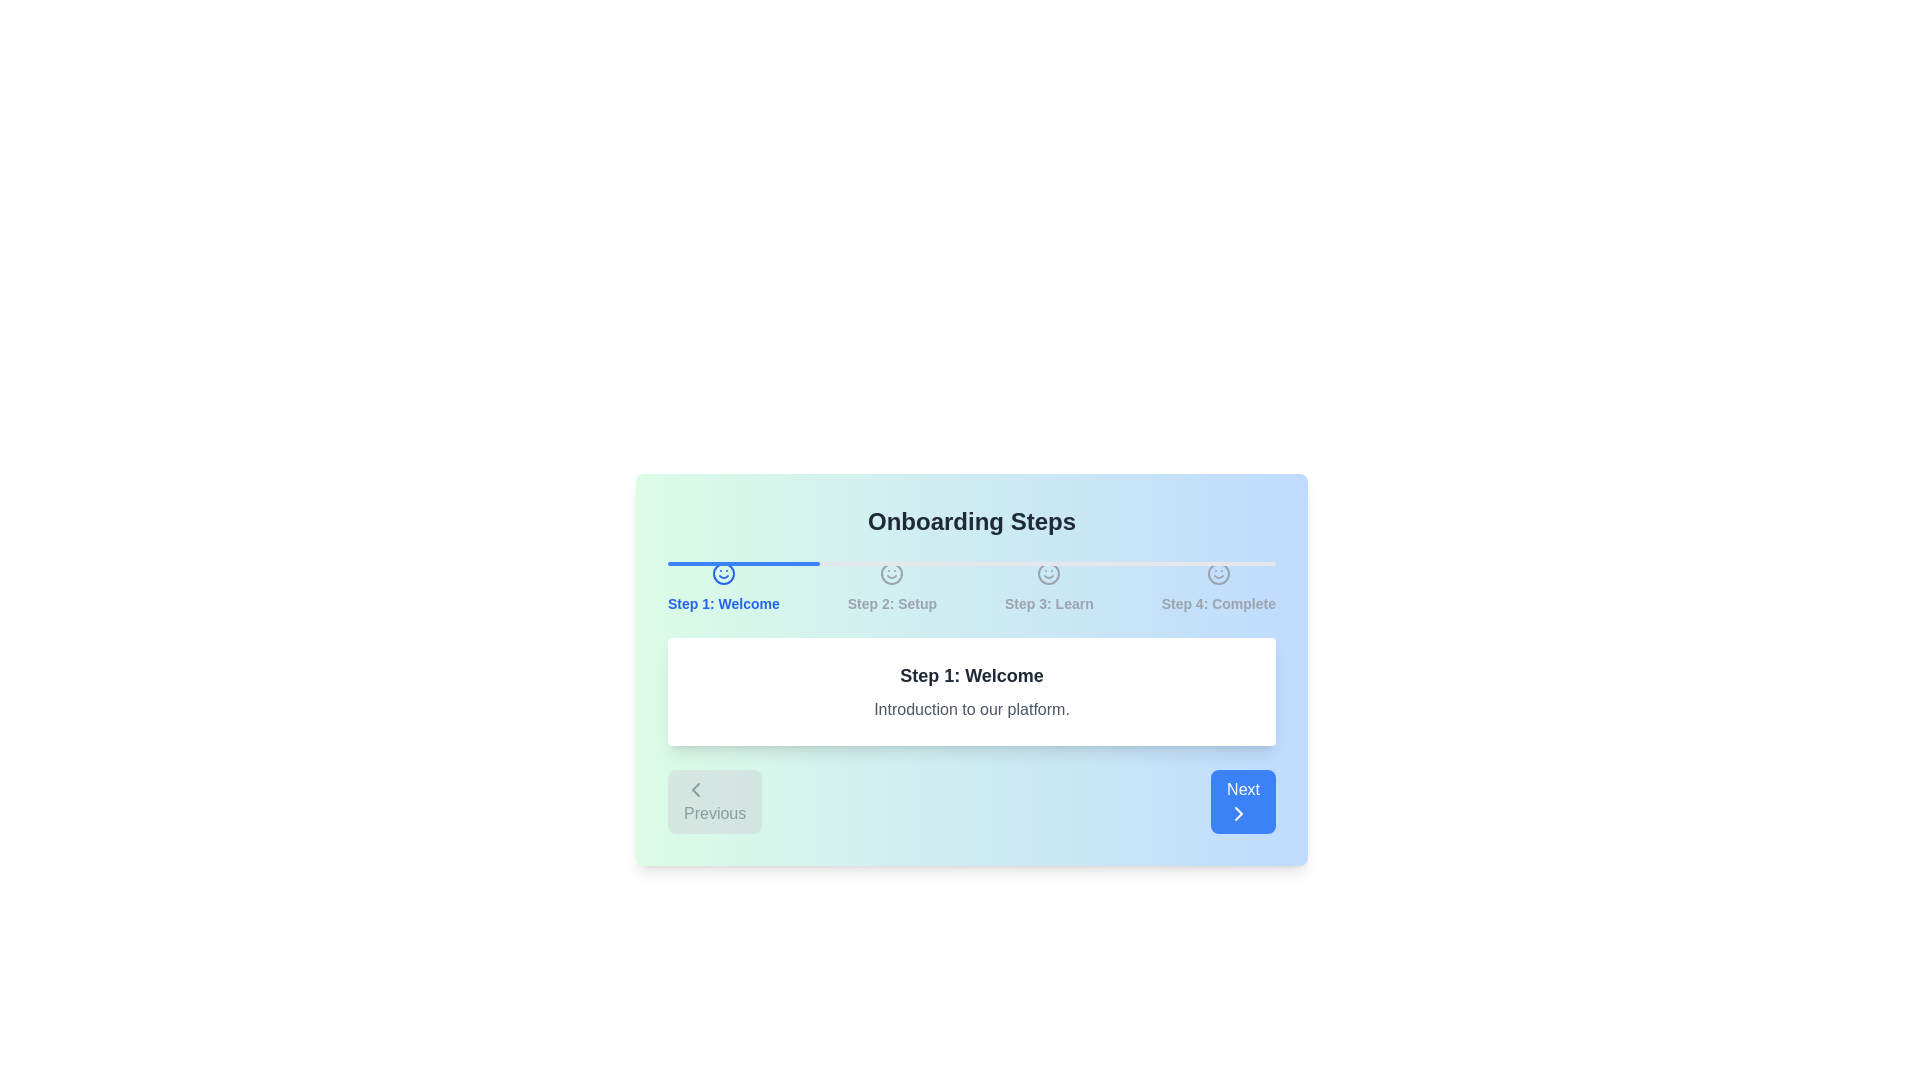 The width and height of the screenshot is (1920, 1080). Describe the element at coordinates (715, 801) in the screenshot. I see `the 'Previous' button, which is a light gray rectangular button with a leftward arrow icon, located at the bottom-left corner of the card interface` at that location.